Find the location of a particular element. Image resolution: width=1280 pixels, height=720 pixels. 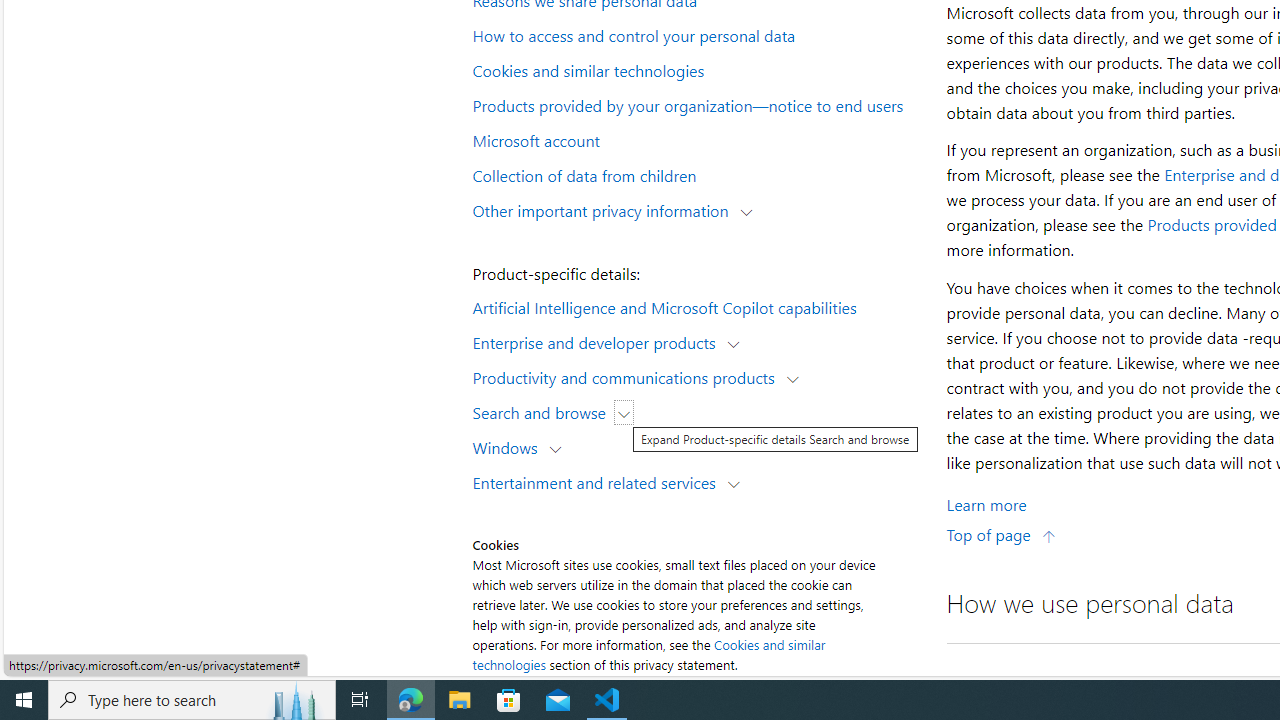

'Search and browse' is located at coordinates (544, 411).